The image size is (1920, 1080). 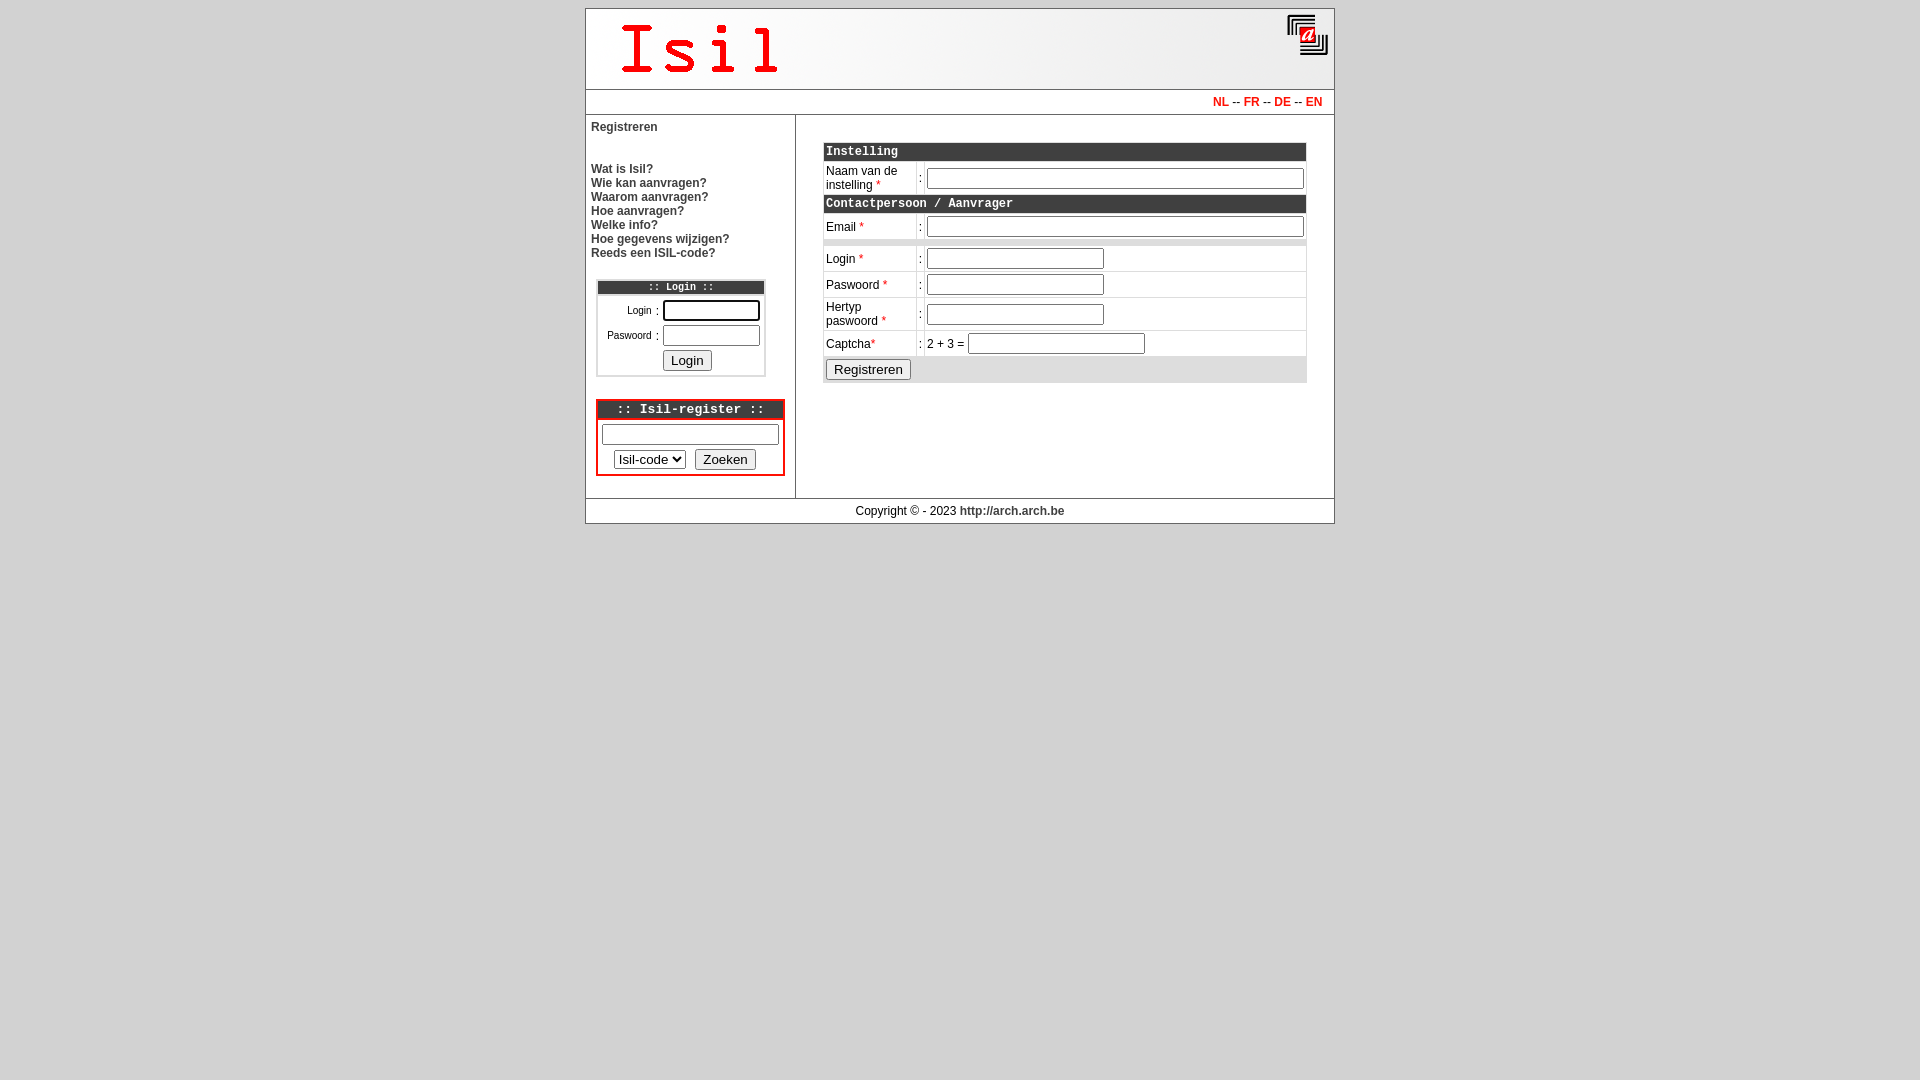 I want to click on 'http://arch.arch.be', so click(x=1012, y=509).